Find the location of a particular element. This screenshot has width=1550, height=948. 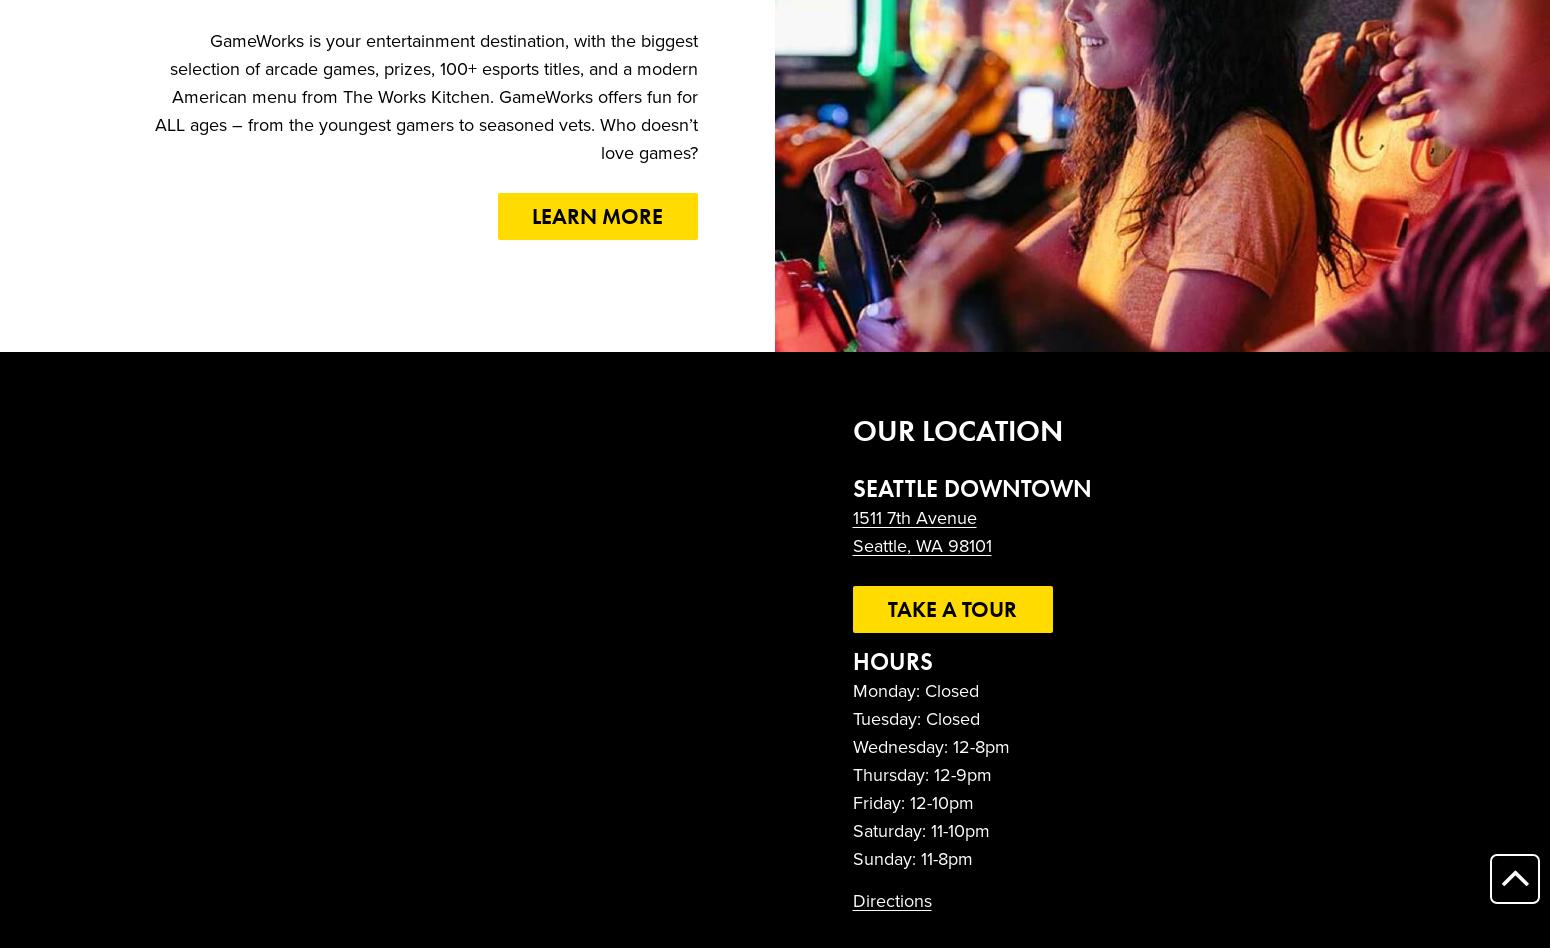

'Seattle, WA 98101' is located at coordinates (921, 545).